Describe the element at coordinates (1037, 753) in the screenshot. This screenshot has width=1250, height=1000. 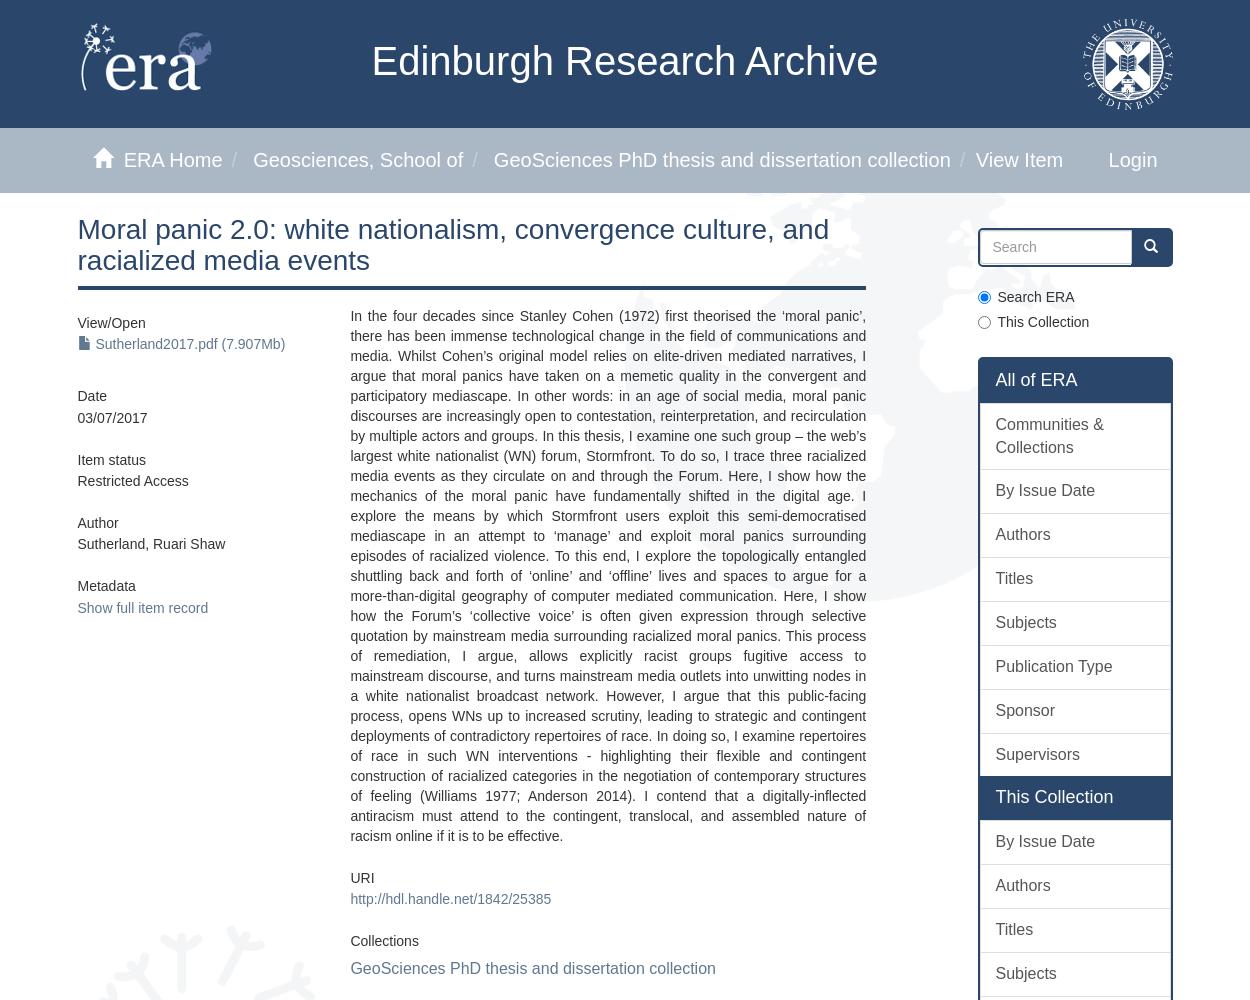
I see `'Supervisors'` at that location.